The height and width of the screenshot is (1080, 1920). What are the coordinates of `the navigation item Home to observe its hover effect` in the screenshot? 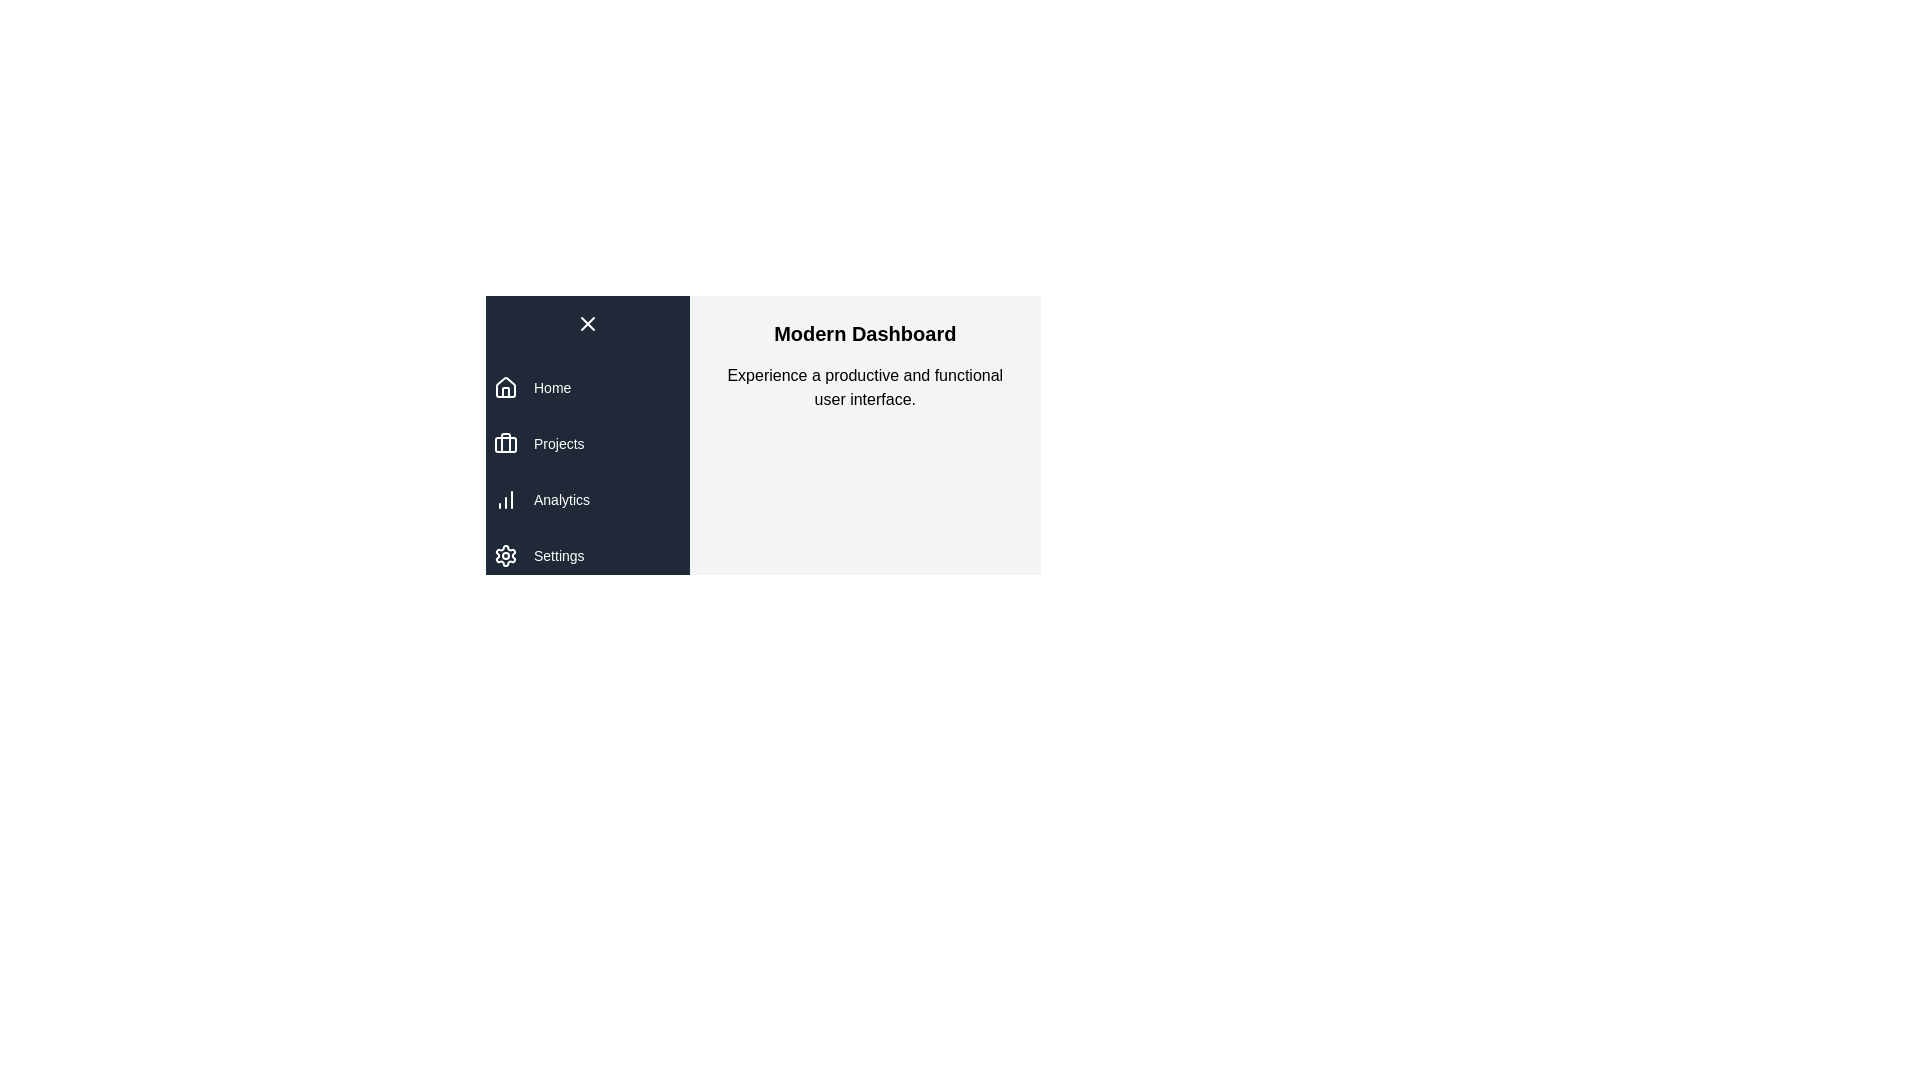 It's located at (586, 388).